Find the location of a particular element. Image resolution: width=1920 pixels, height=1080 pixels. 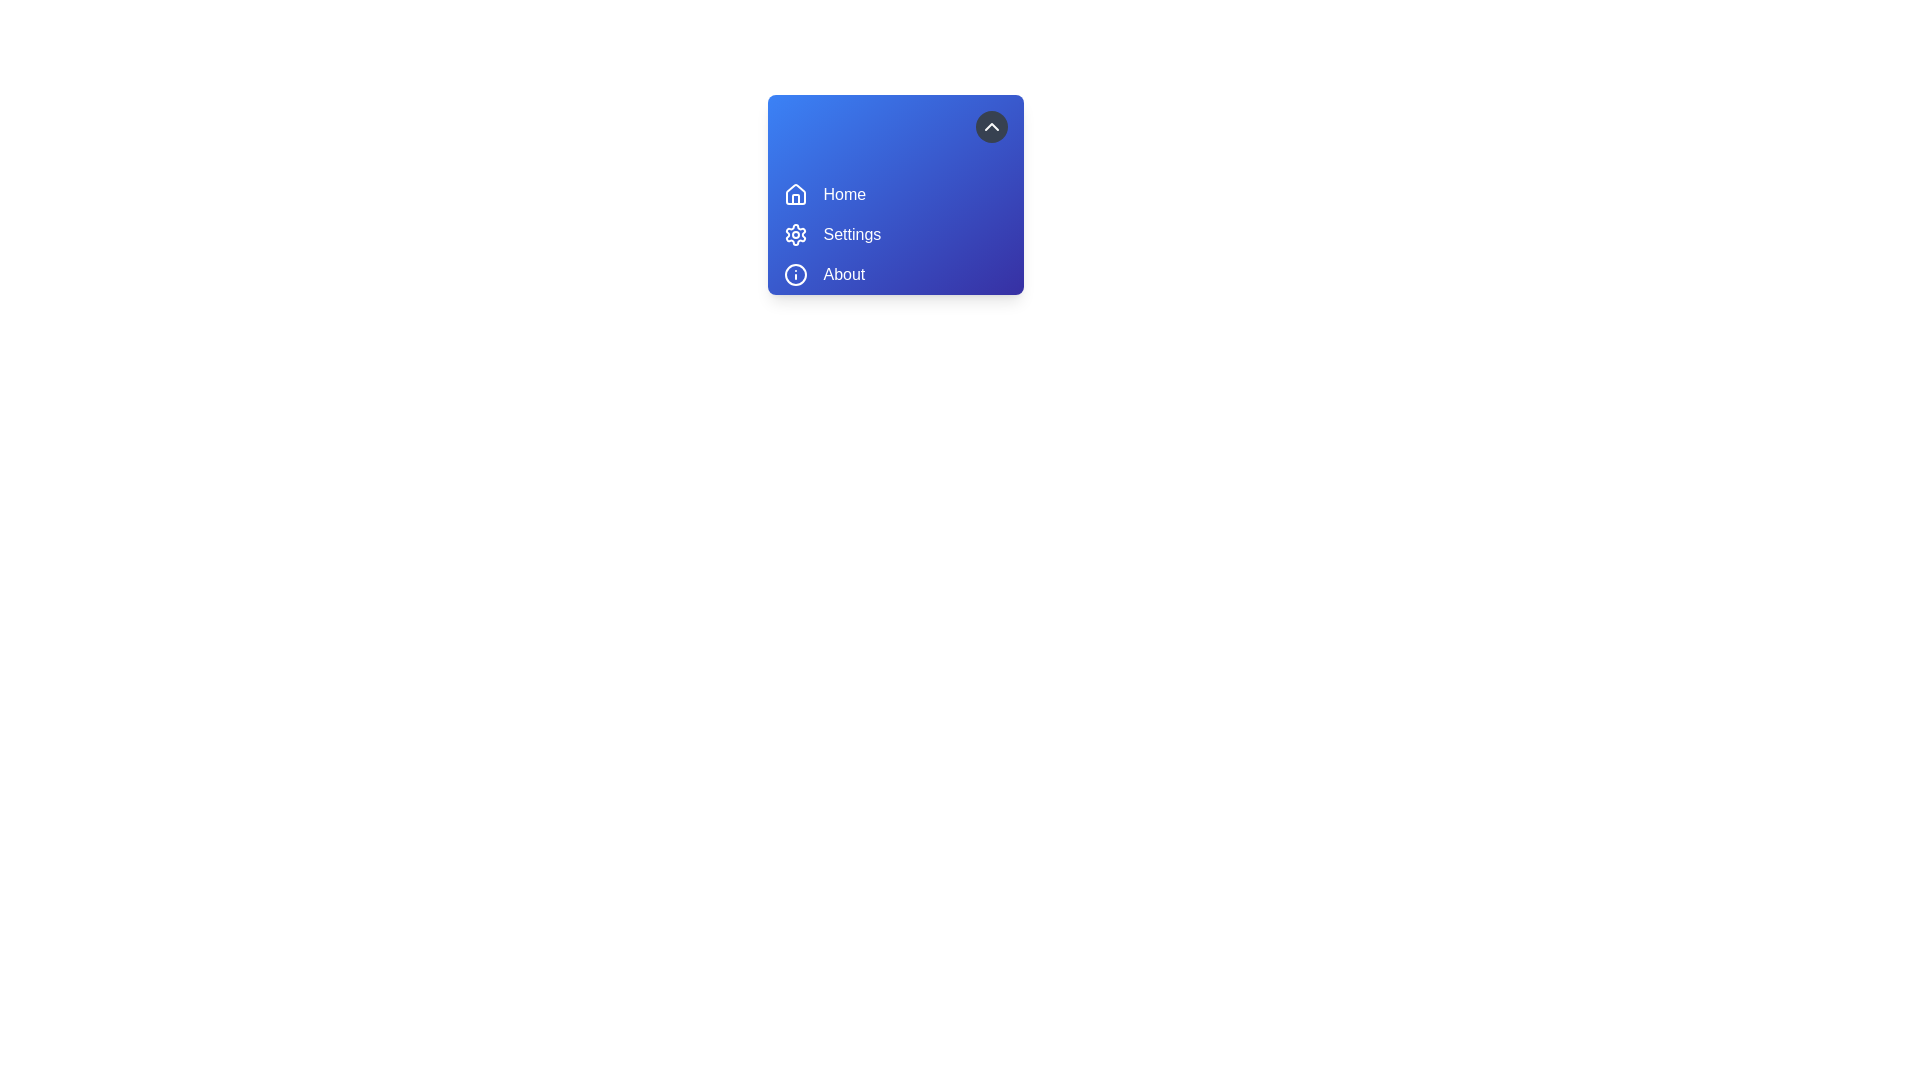

the 'About' text label displayed in white color within a dropdown menu is located at coordinates (844, 274).